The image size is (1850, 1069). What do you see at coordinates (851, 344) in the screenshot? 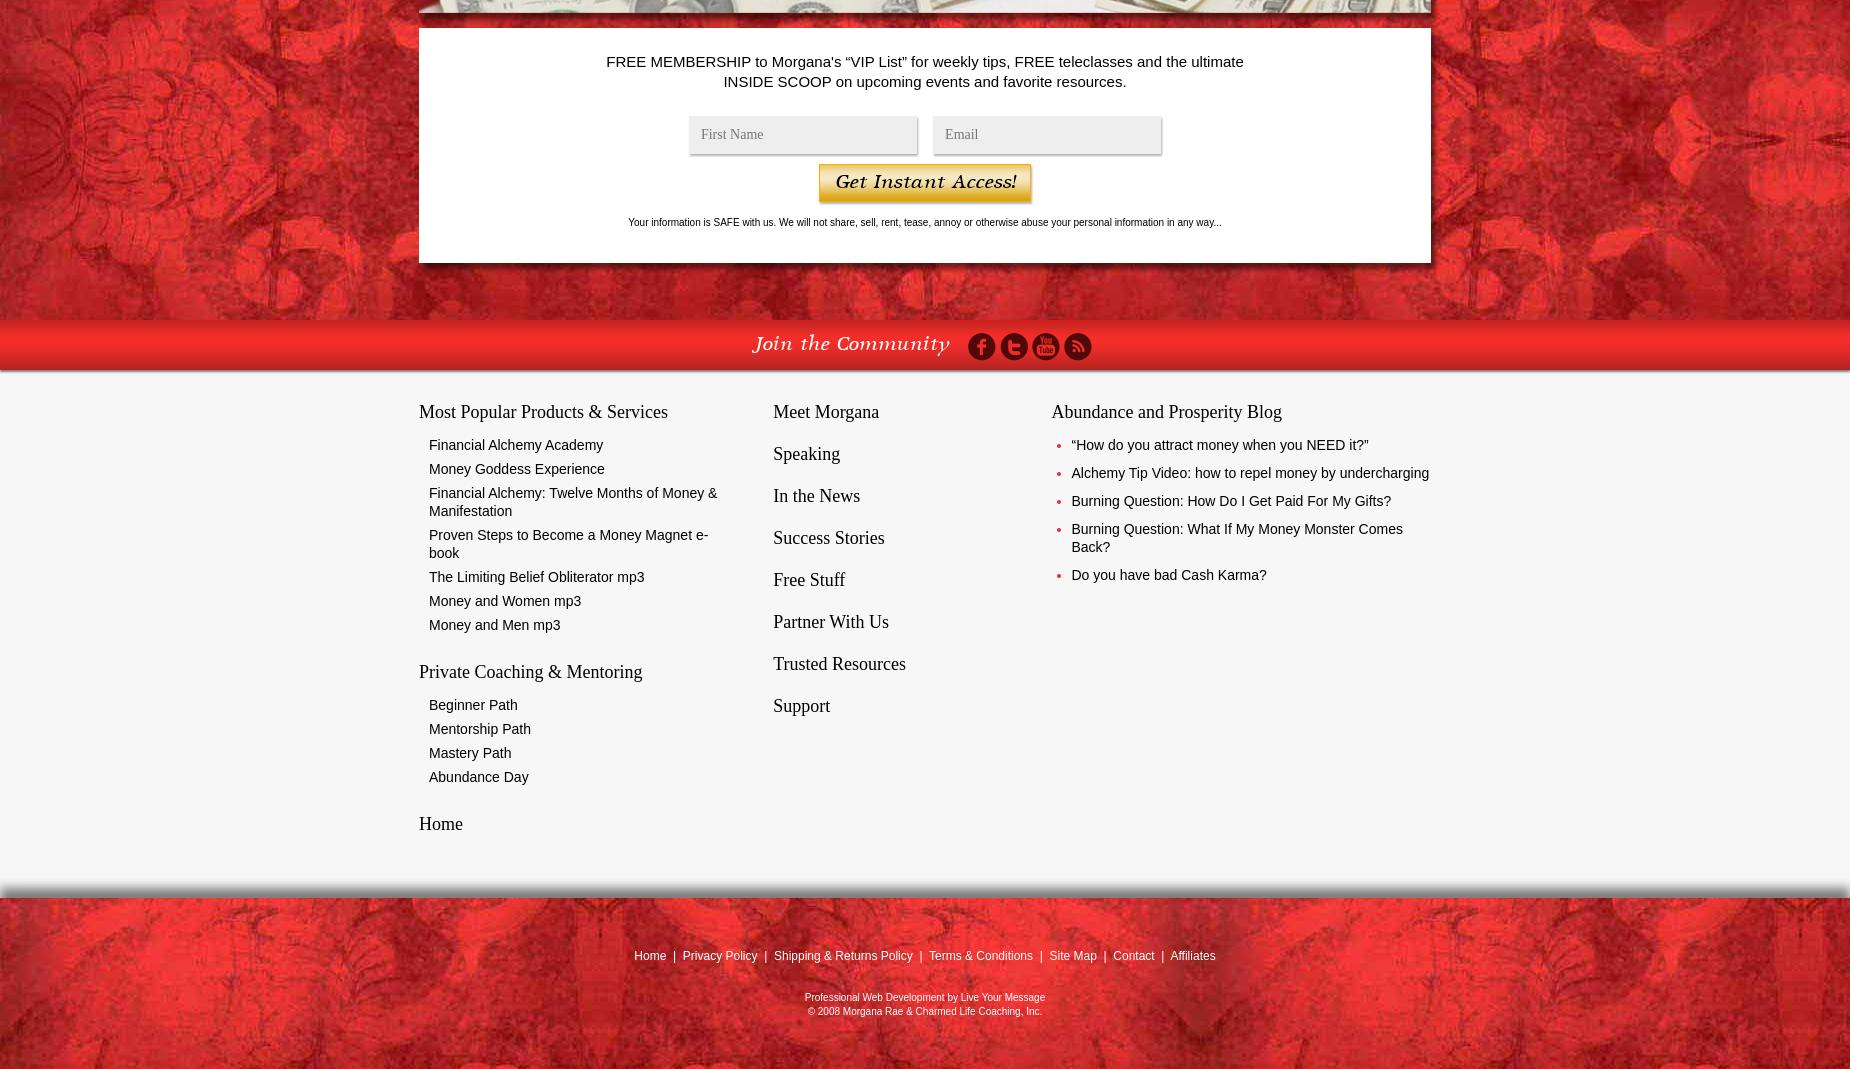
I see `'Join the Community'` at bounding box center [851, 344].